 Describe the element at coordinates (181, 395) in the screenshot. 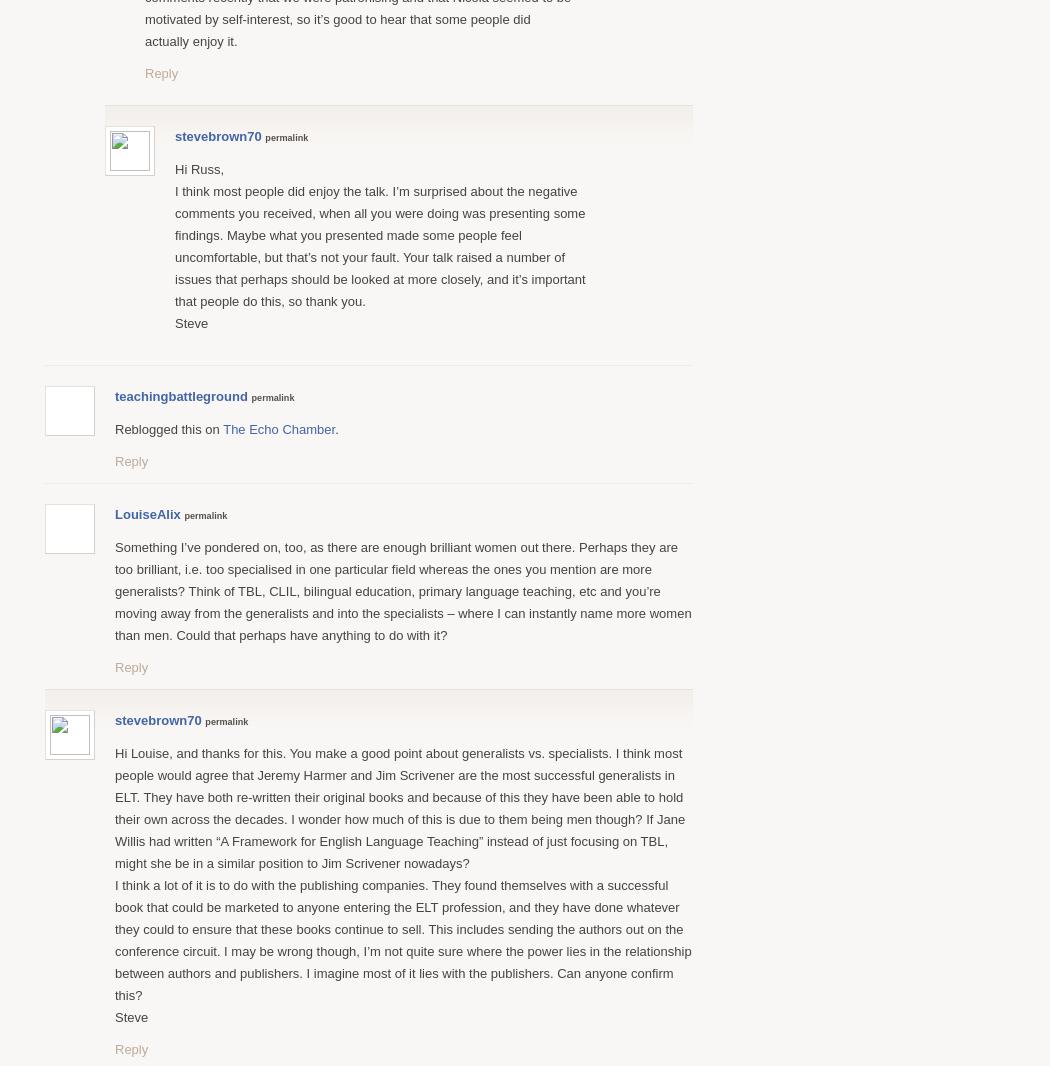

I see `'teachingbattleground'` at that location.